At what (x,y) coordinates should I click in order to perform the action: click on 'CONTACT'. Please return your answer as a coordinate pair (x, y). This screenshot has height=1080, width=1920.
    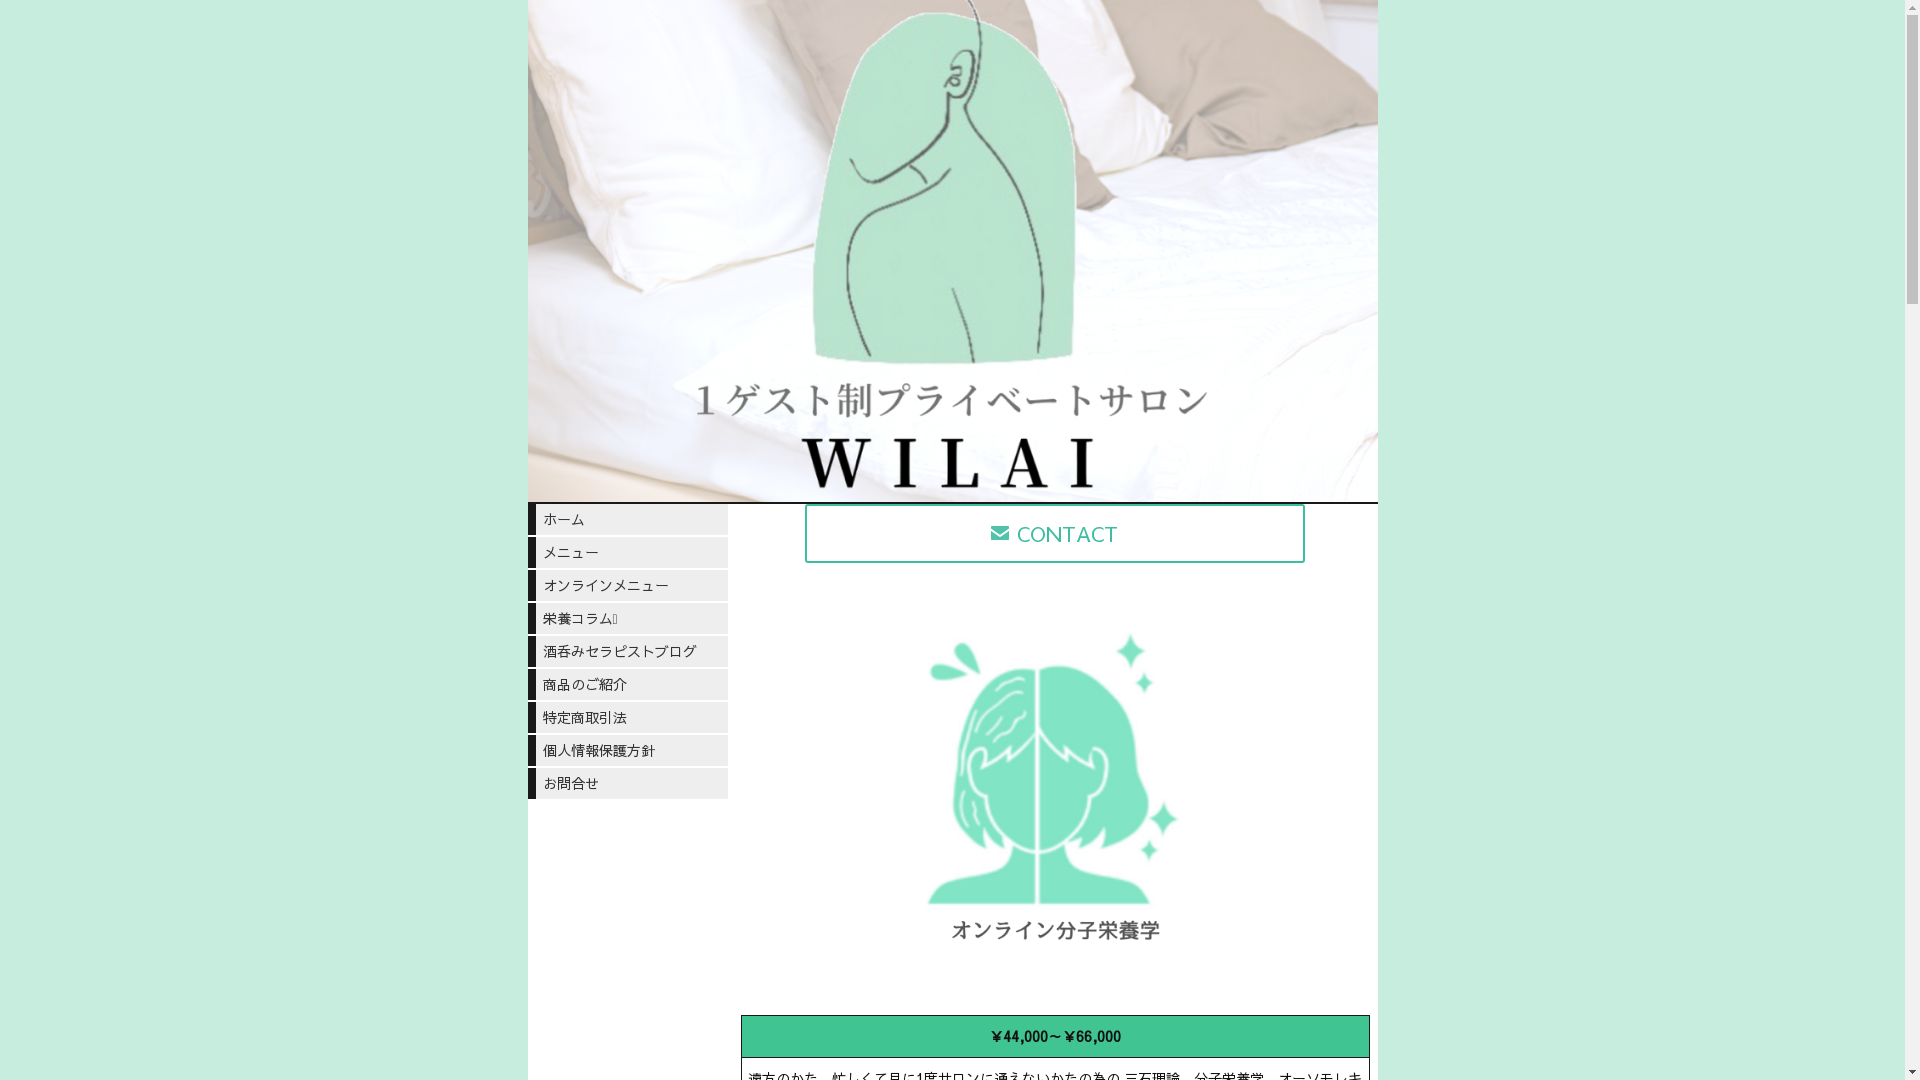
    Looking at the image, I should click on (1054, 532).